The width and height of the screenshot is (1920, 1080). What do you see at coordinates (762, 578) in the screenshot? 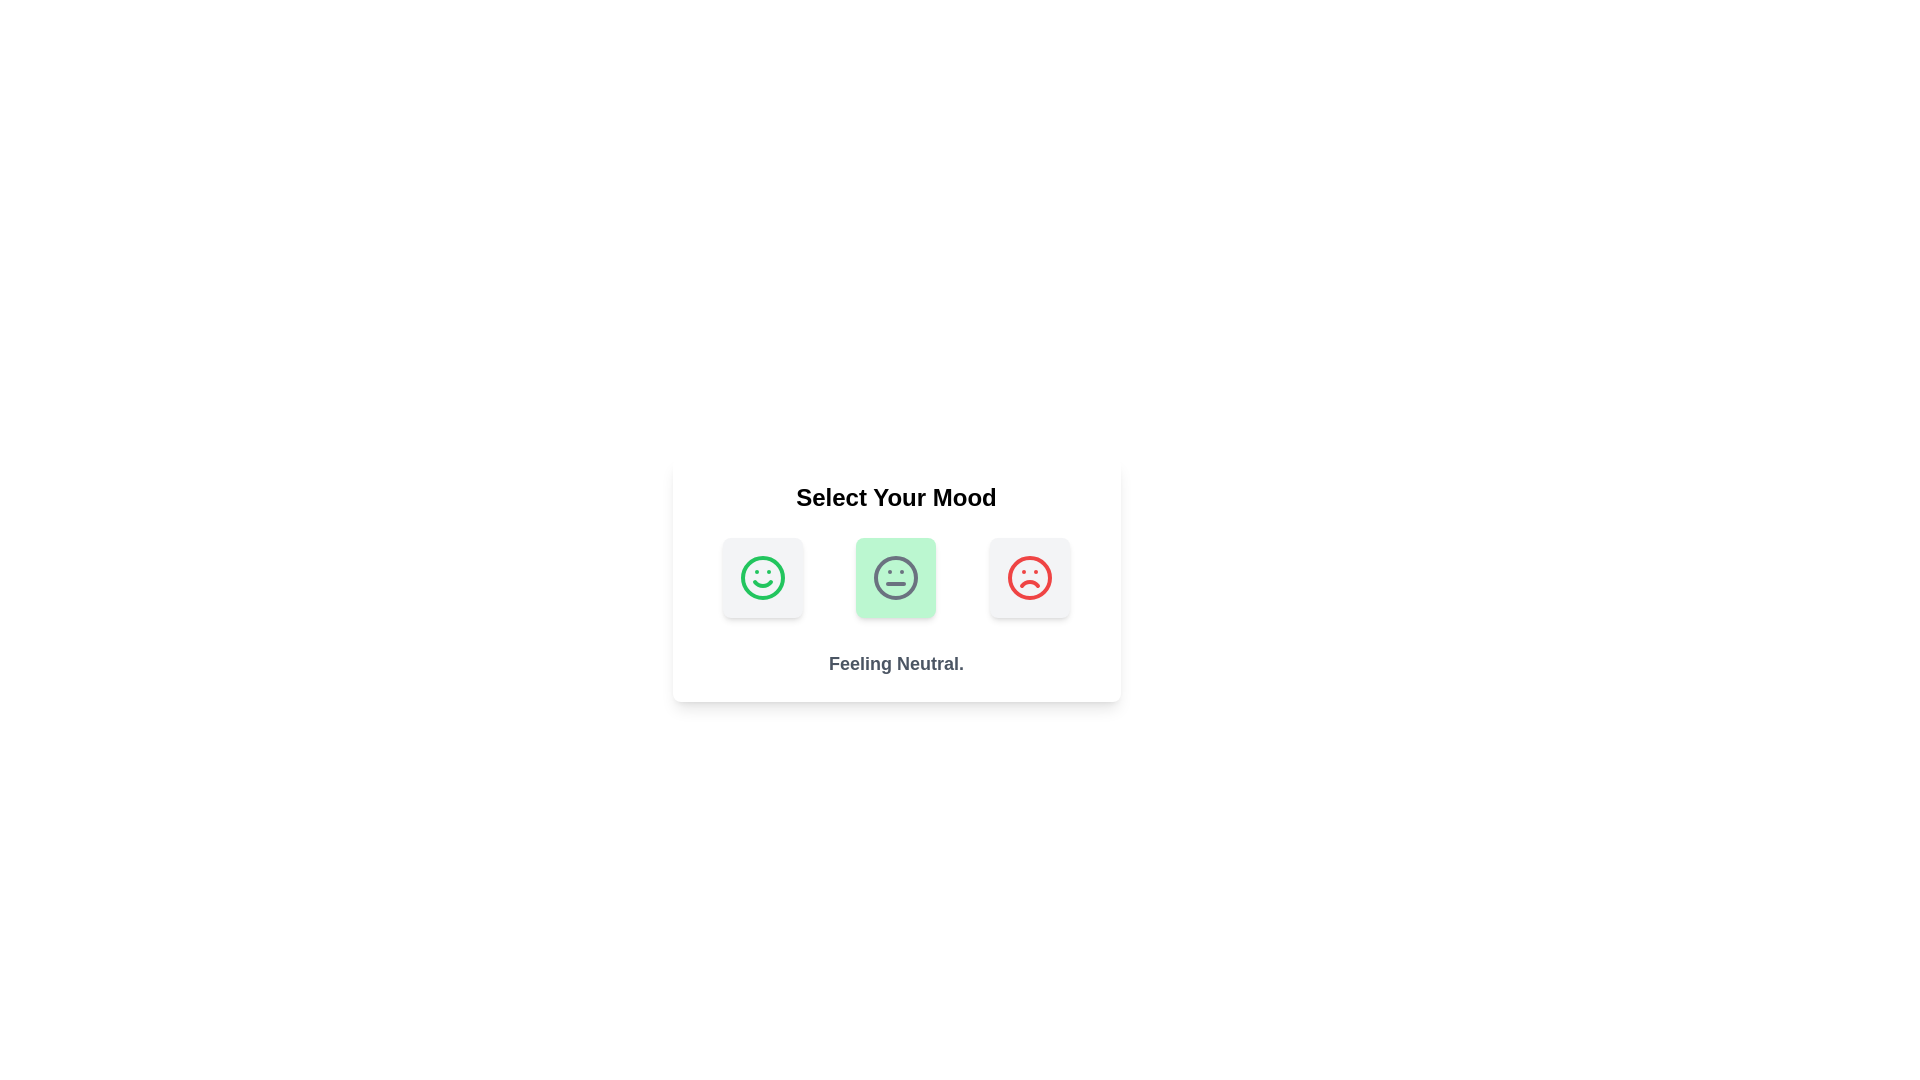
I see `the positive mood icon in the mood selector` at bounding box center [762, 578].